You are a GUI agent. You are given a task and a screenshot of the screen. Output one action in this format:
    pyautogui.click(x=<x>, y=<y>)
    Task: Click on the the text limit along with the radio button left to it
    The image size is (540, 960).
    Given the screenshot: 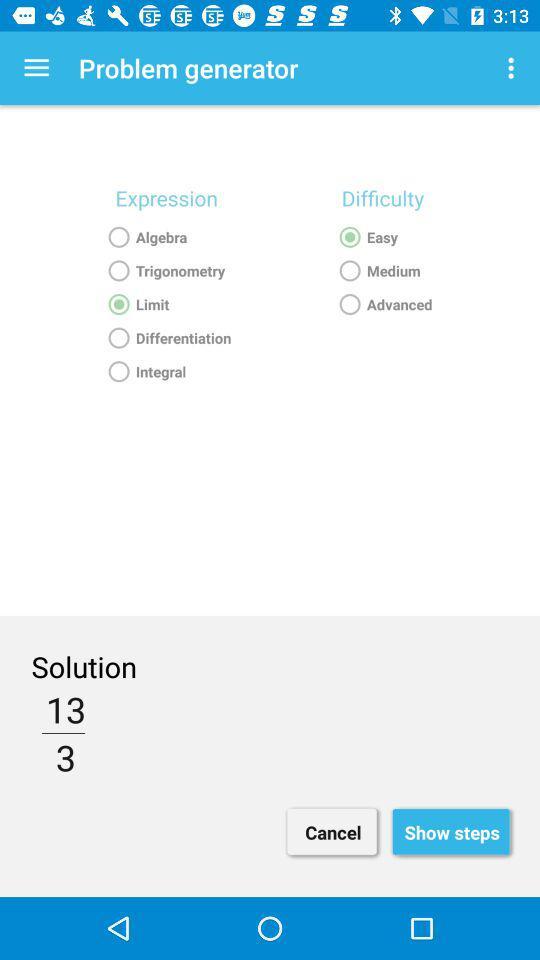 What is the action you would take?
    pyautogui.click(x=165, y=304)
    